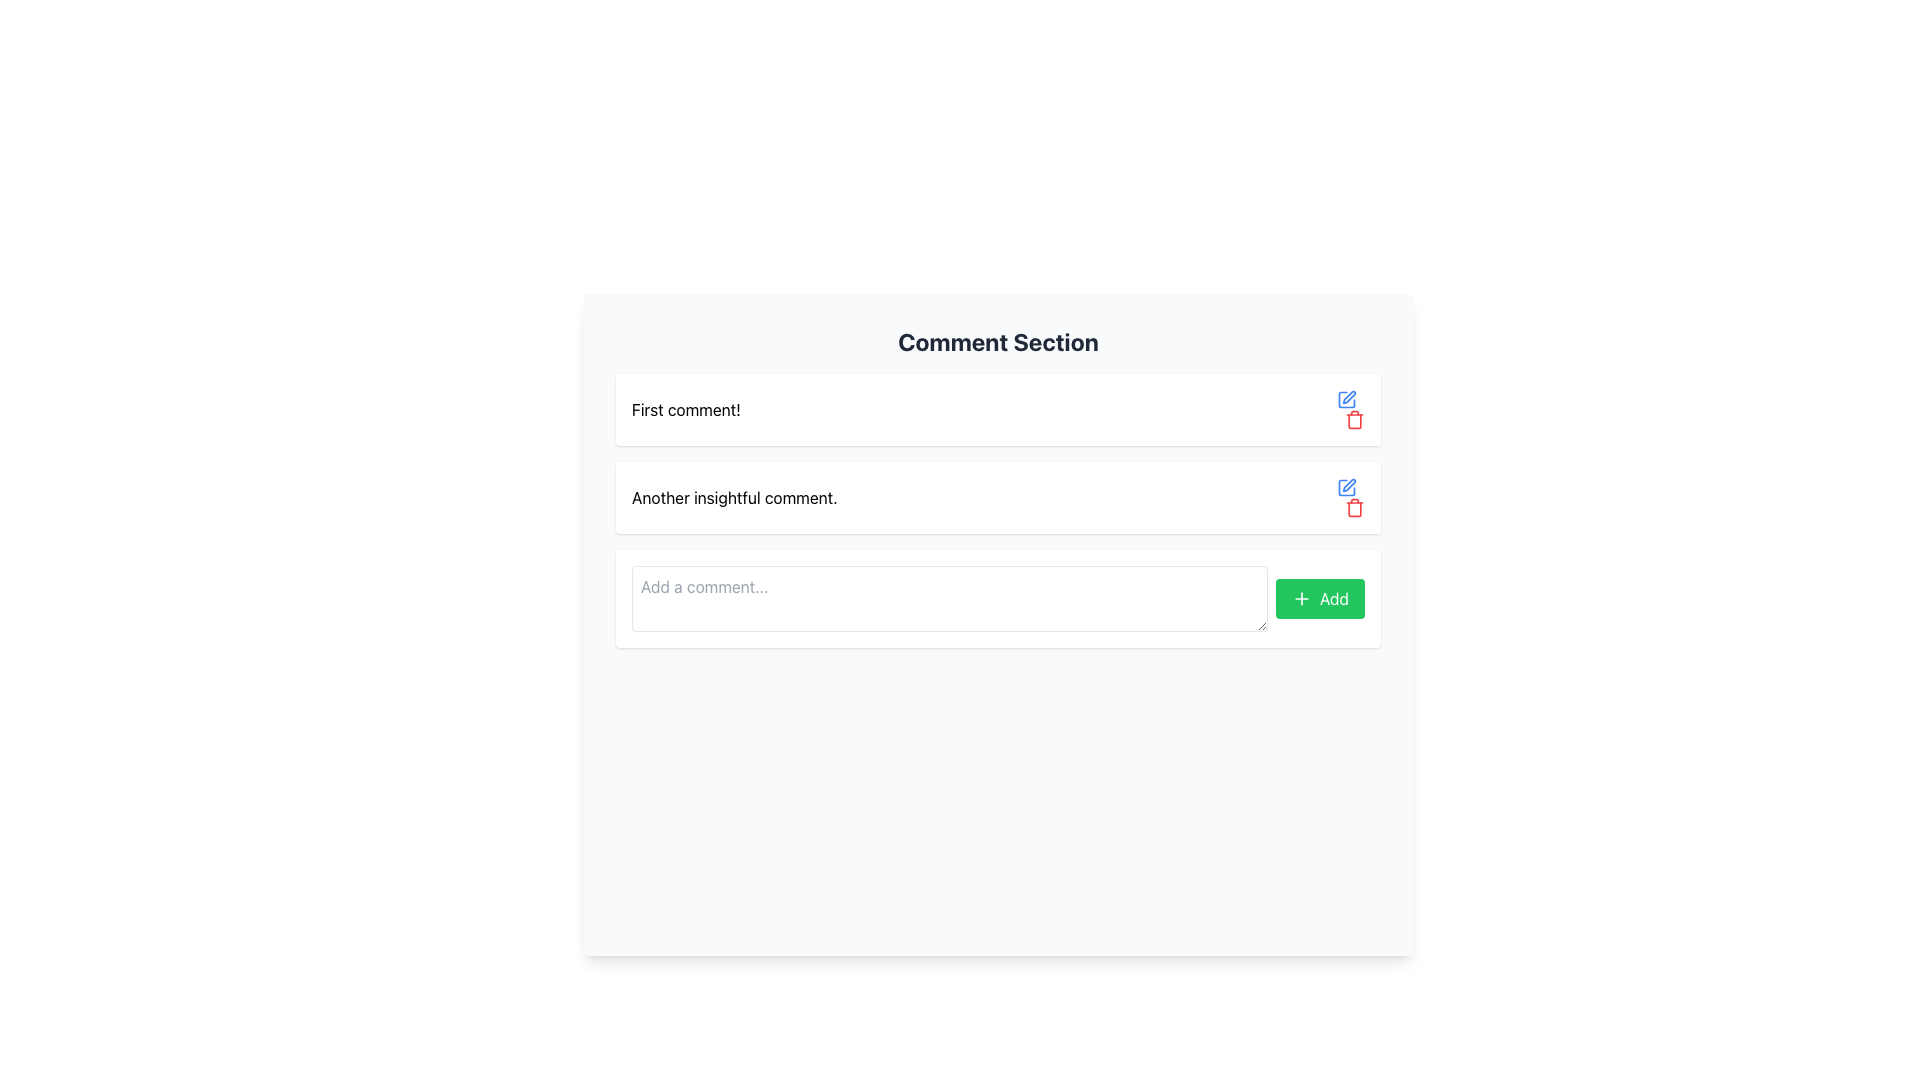 This screenshot has height=1080, width=1920. I want to click on the icon button located at the right end of the comment section's first comment row, so click(1347, 400).